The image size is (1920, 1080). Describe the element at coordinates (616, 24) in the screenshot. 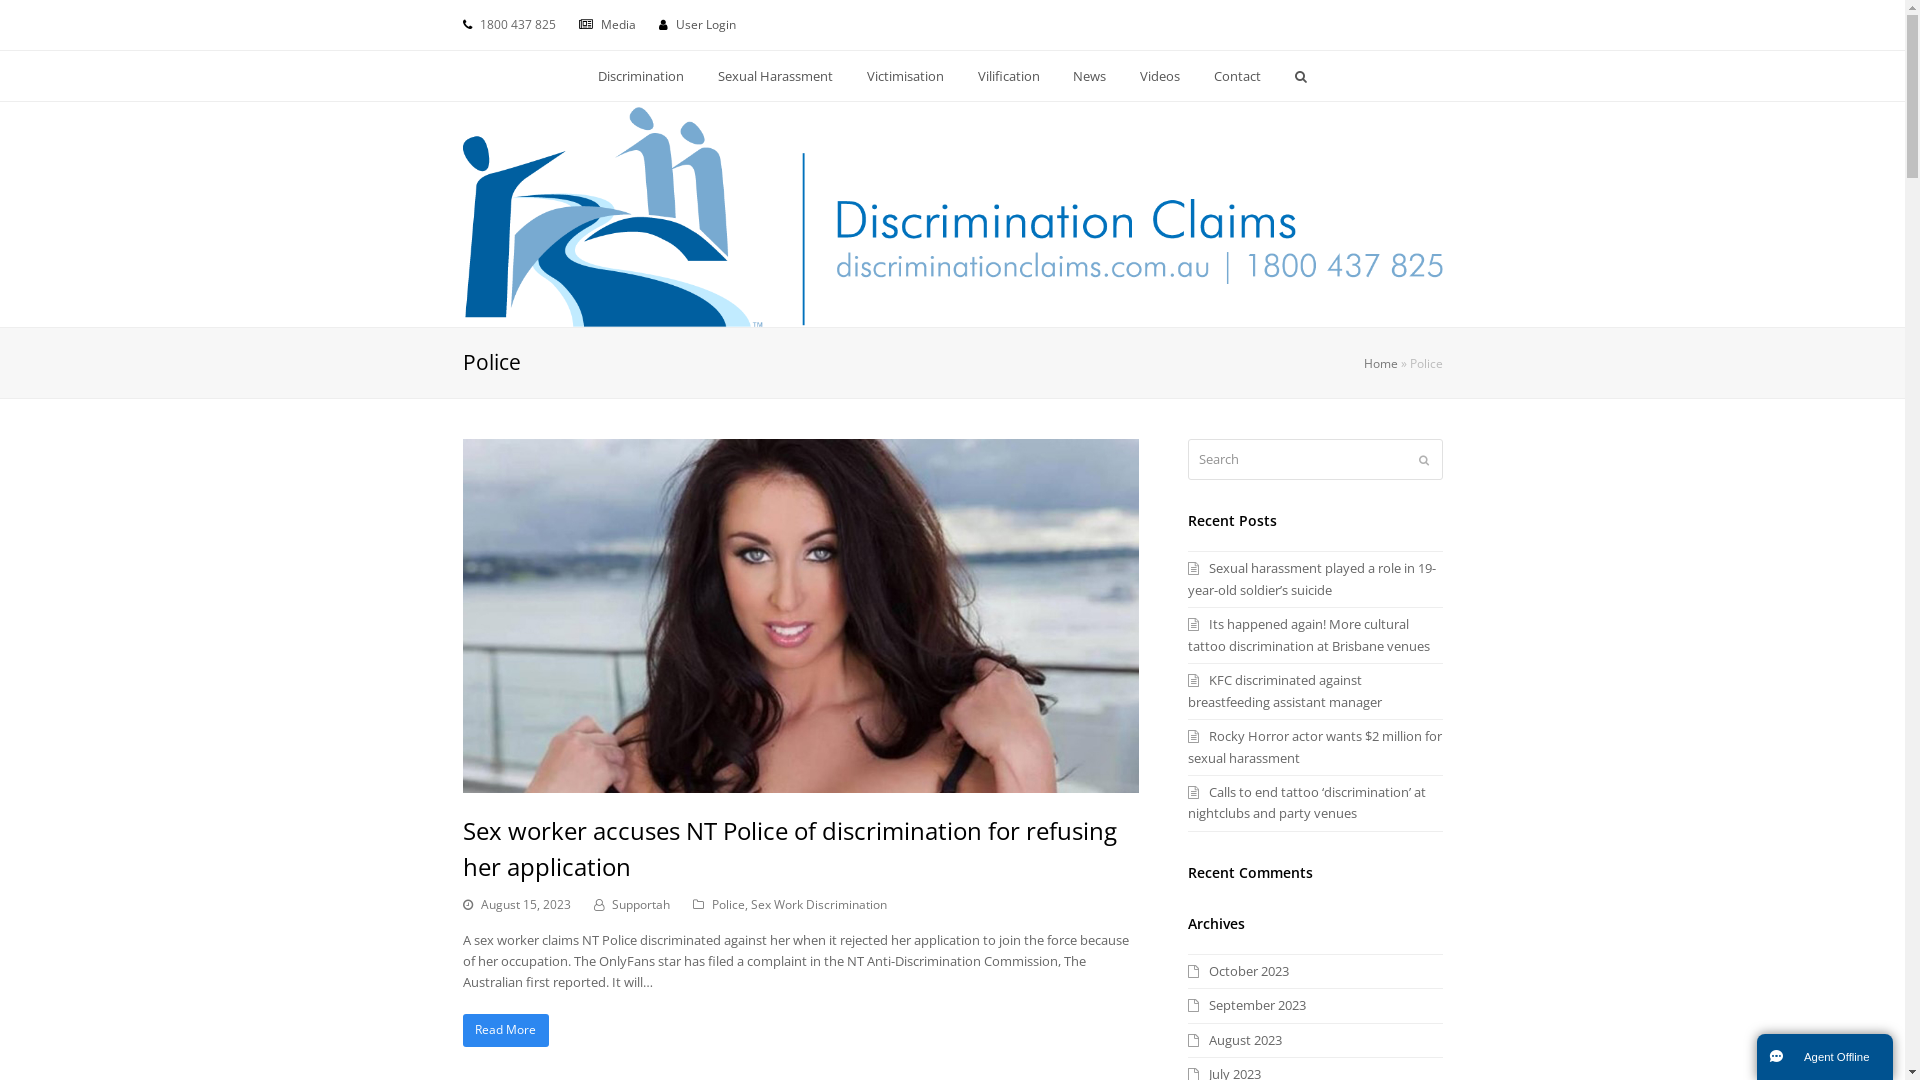

I see `'Media'` at that location.